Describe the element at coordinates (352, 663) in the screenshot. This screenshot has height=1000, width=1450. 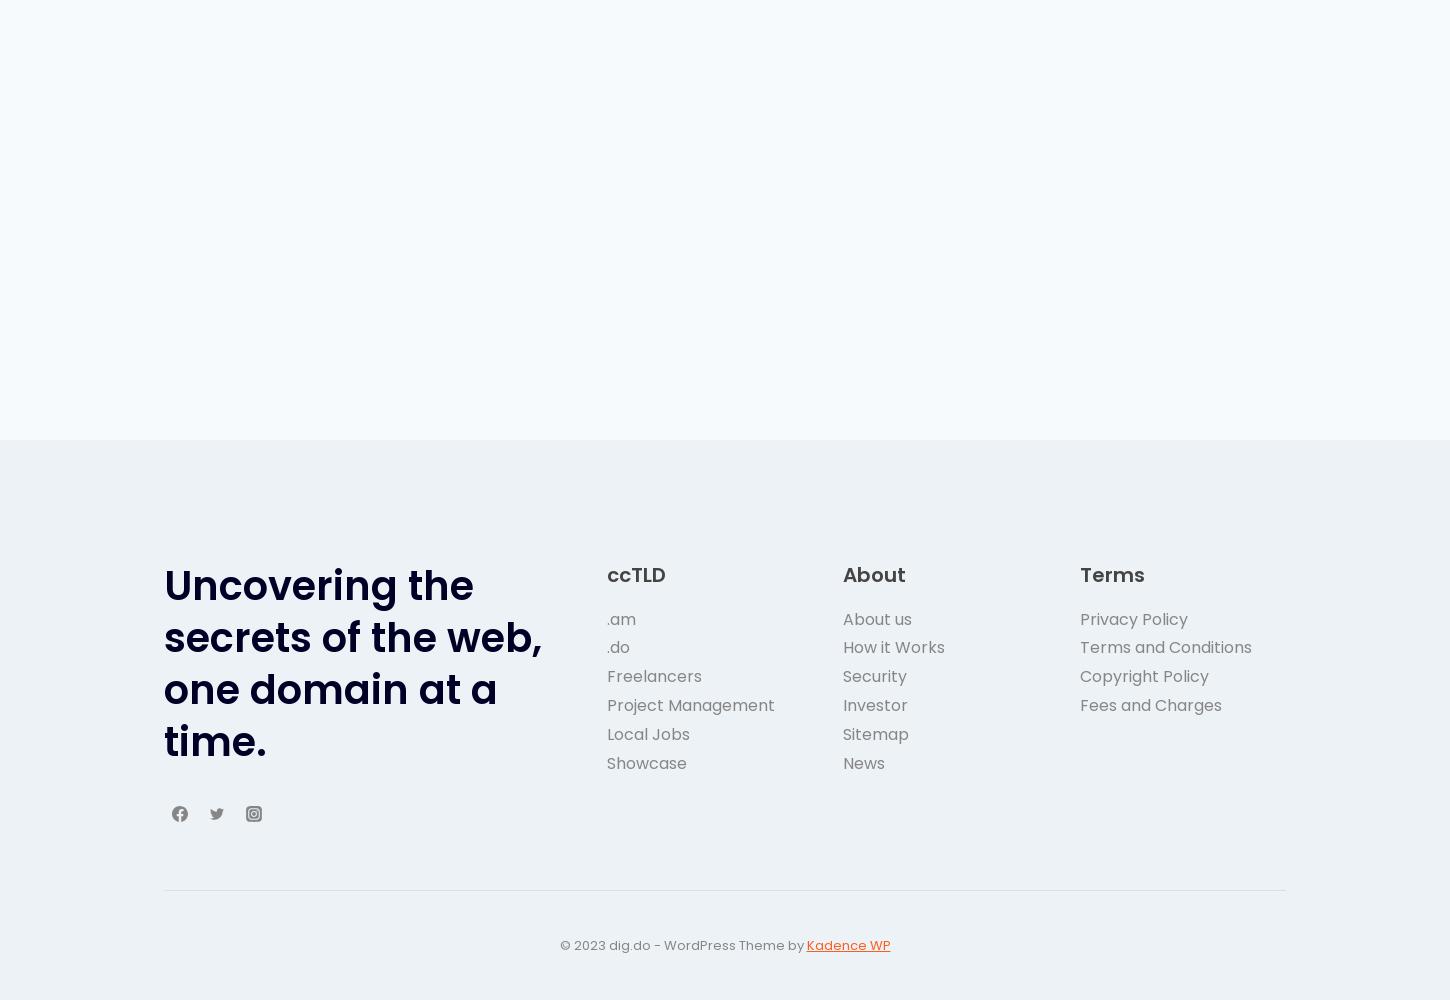
I see `'Uncovering the secrets of the web, one domain at a time.'` at that location.